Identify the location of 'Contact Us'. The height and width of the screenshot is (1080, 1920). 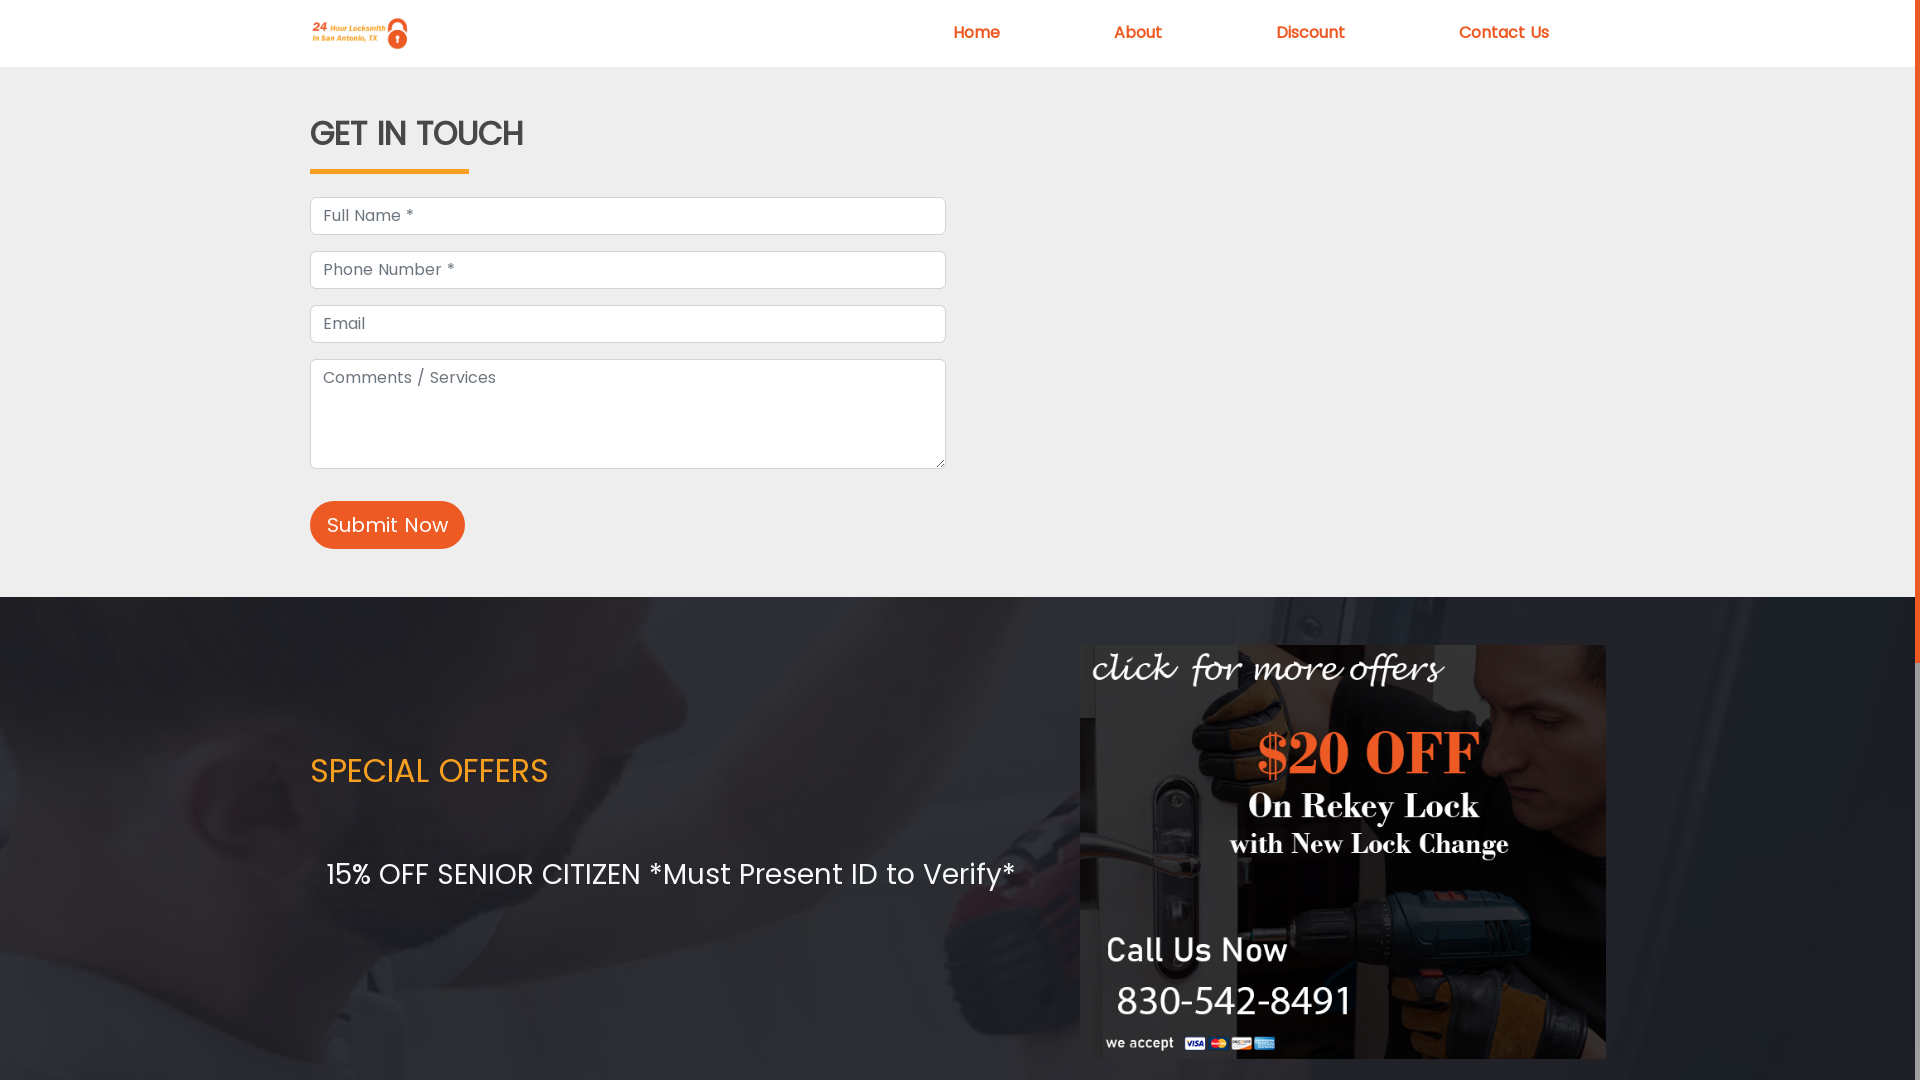
(1449, 33).